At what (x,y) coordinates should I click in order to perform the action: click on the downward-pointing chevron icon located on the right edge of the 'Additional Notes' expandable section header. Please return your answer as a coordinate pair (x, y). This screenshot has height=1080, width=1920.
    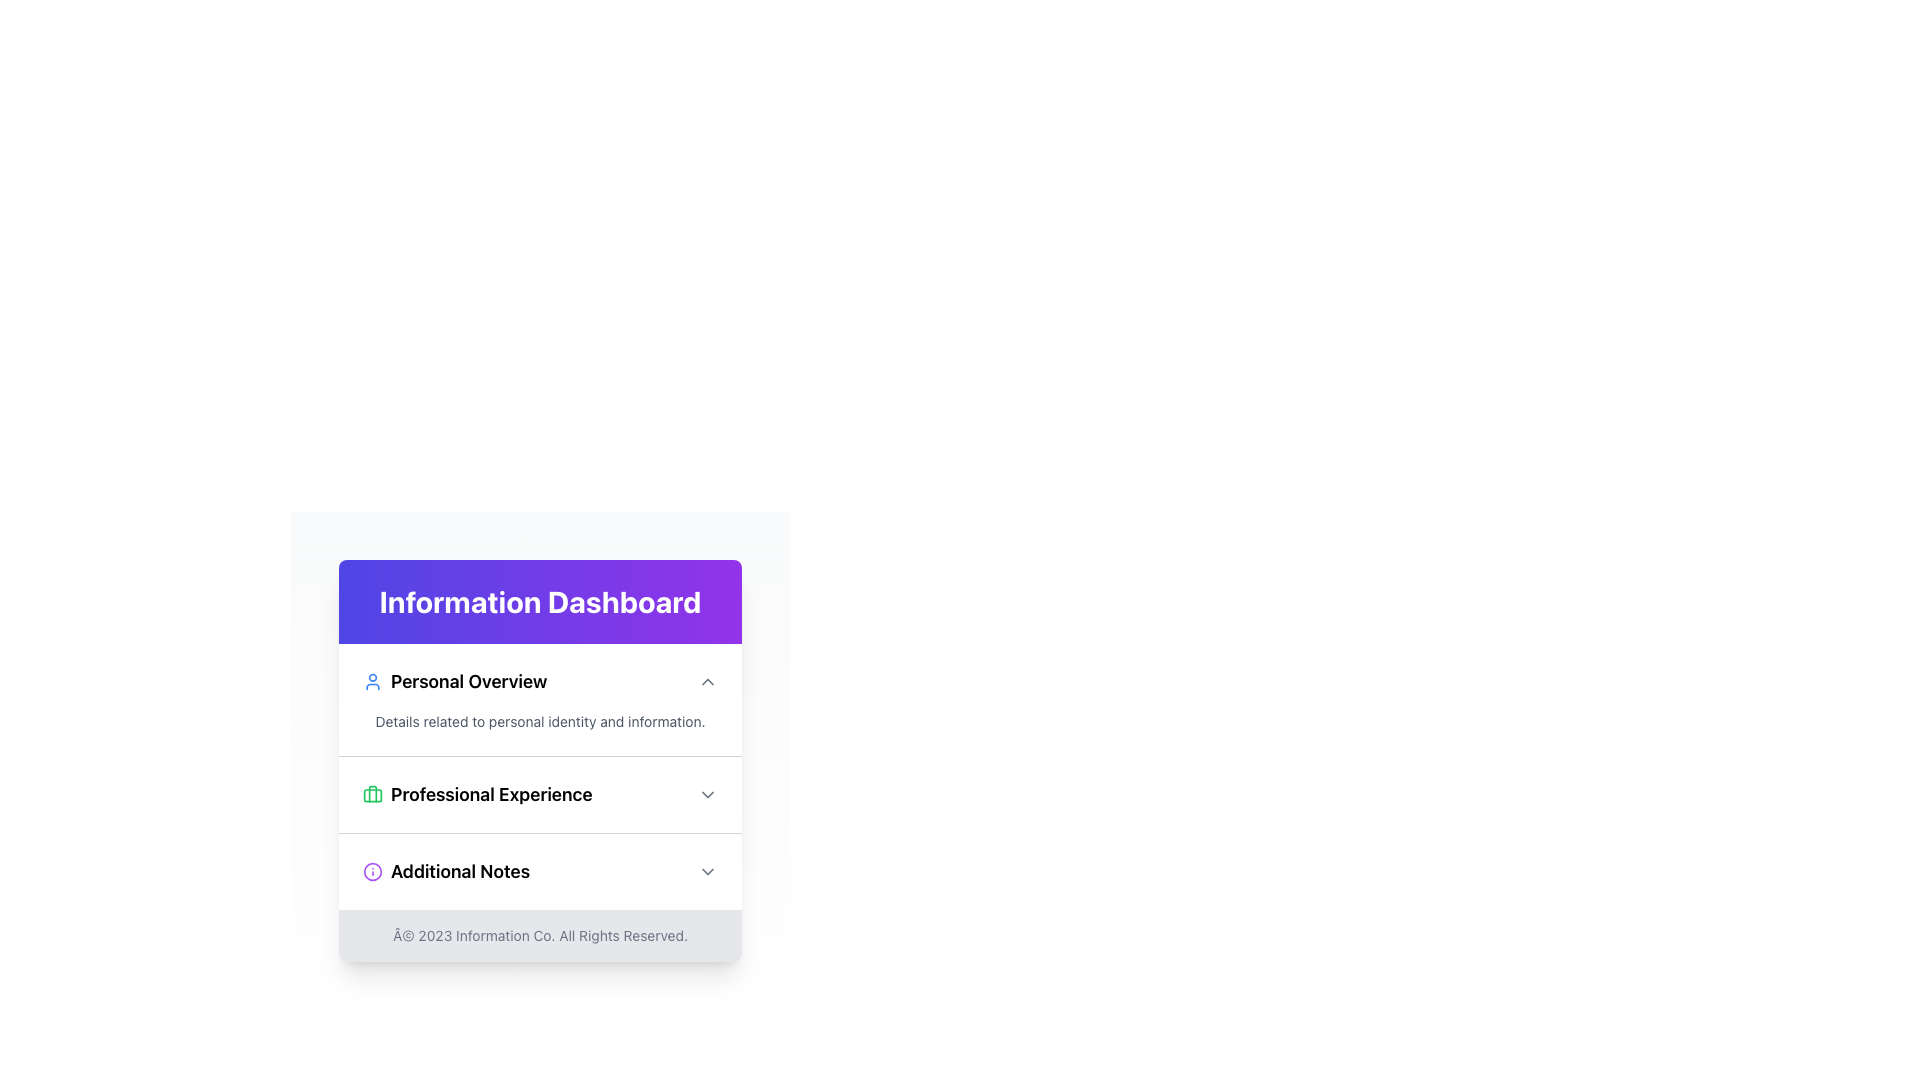
    Looking at the image, I should click on (708, 870).